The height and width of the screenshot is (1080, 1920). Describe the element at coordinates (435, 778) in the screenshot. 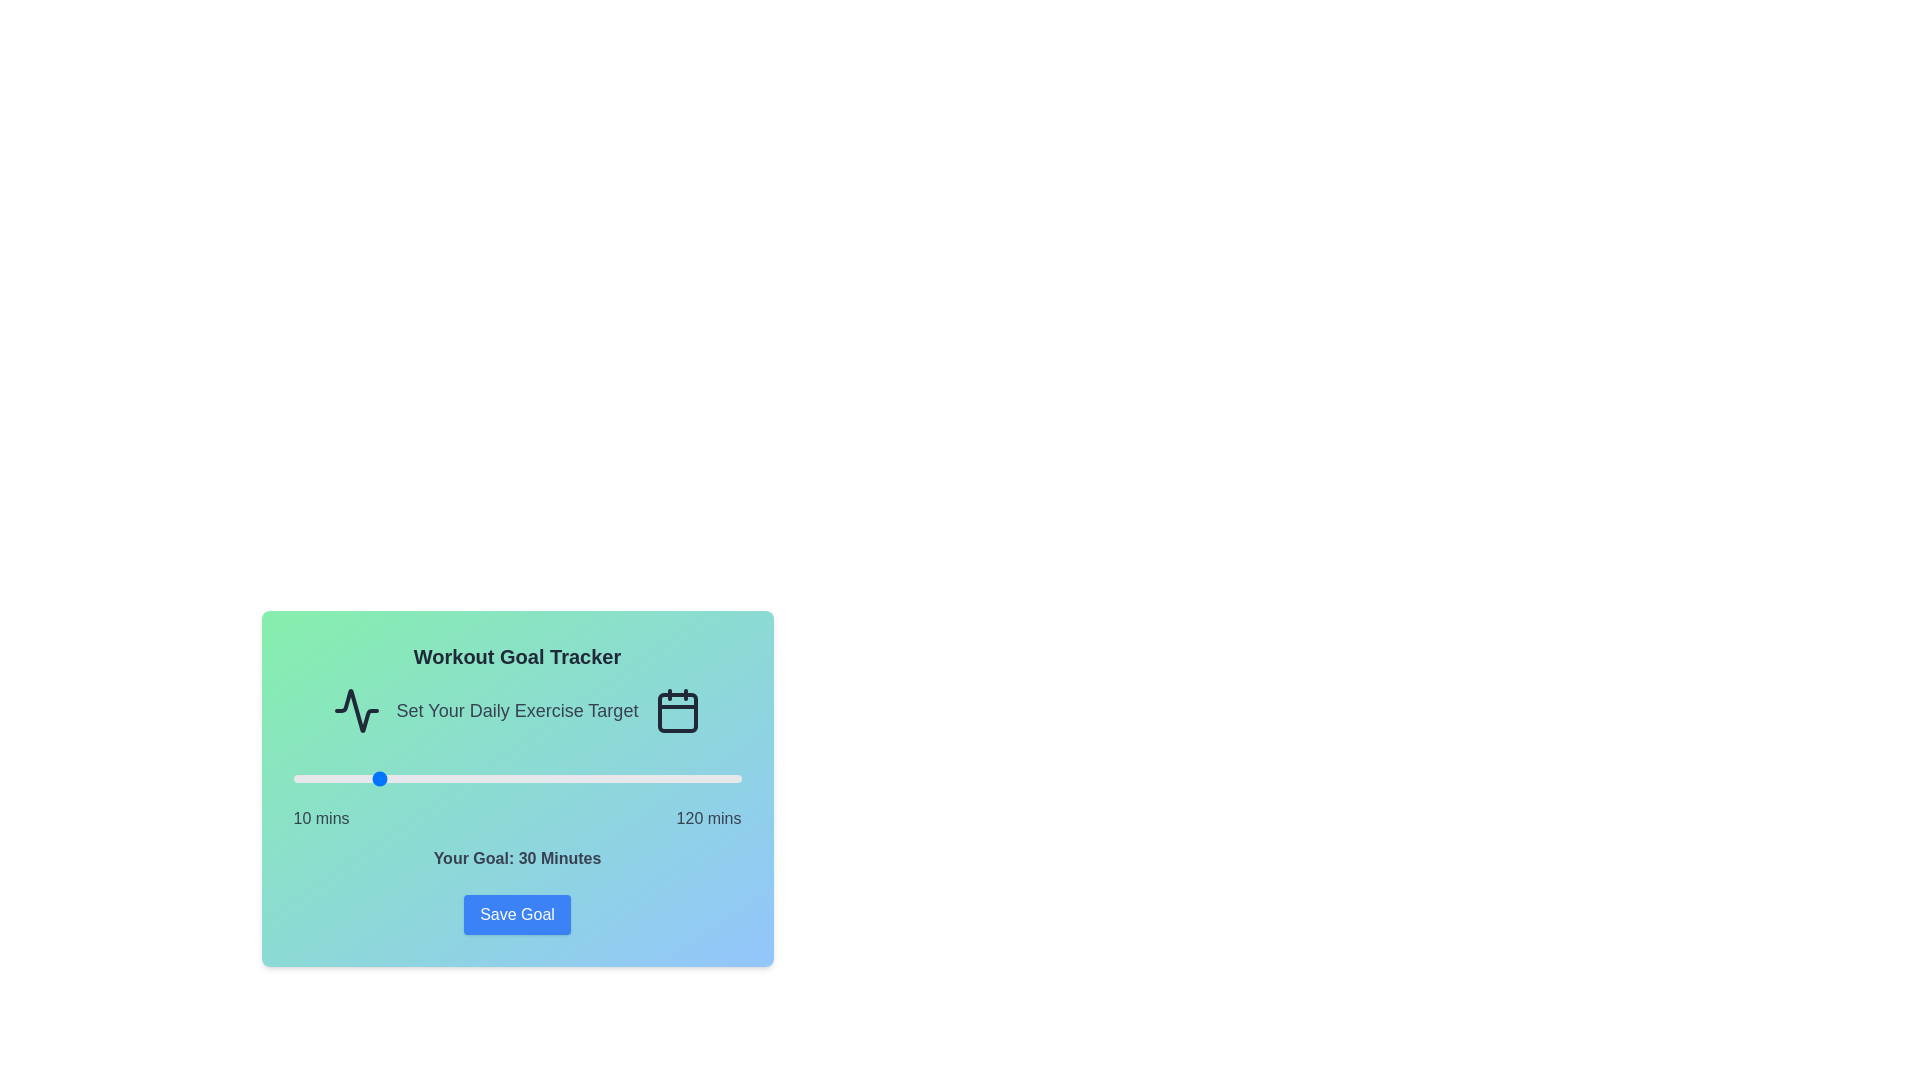

I see `the workout goal slider to set the goal to 45 minutes` at that location.